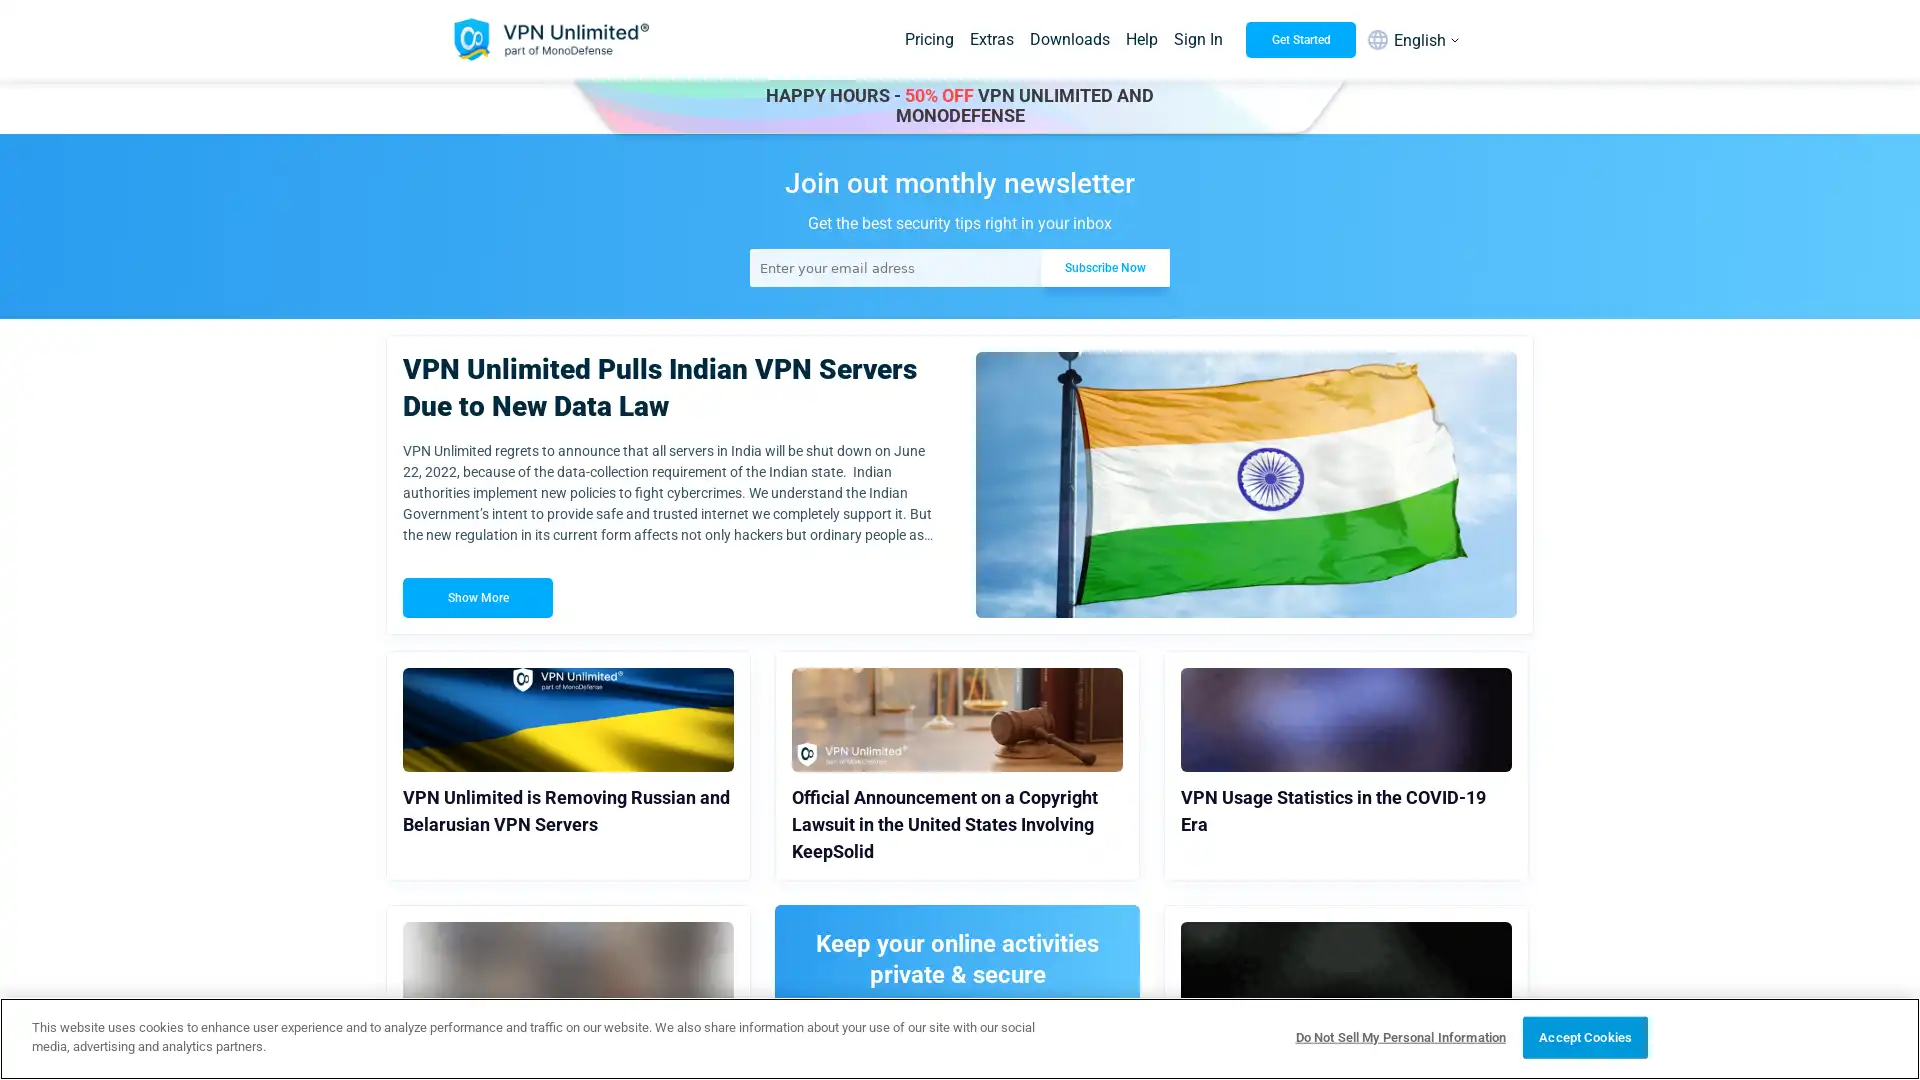 This screenshot has height=1080, width=1920. What do you see at coordinates (1399, 1036) in the screenshot?
I see `Do Not Sell My Personal Information` at bounding box center [1399, 1036].